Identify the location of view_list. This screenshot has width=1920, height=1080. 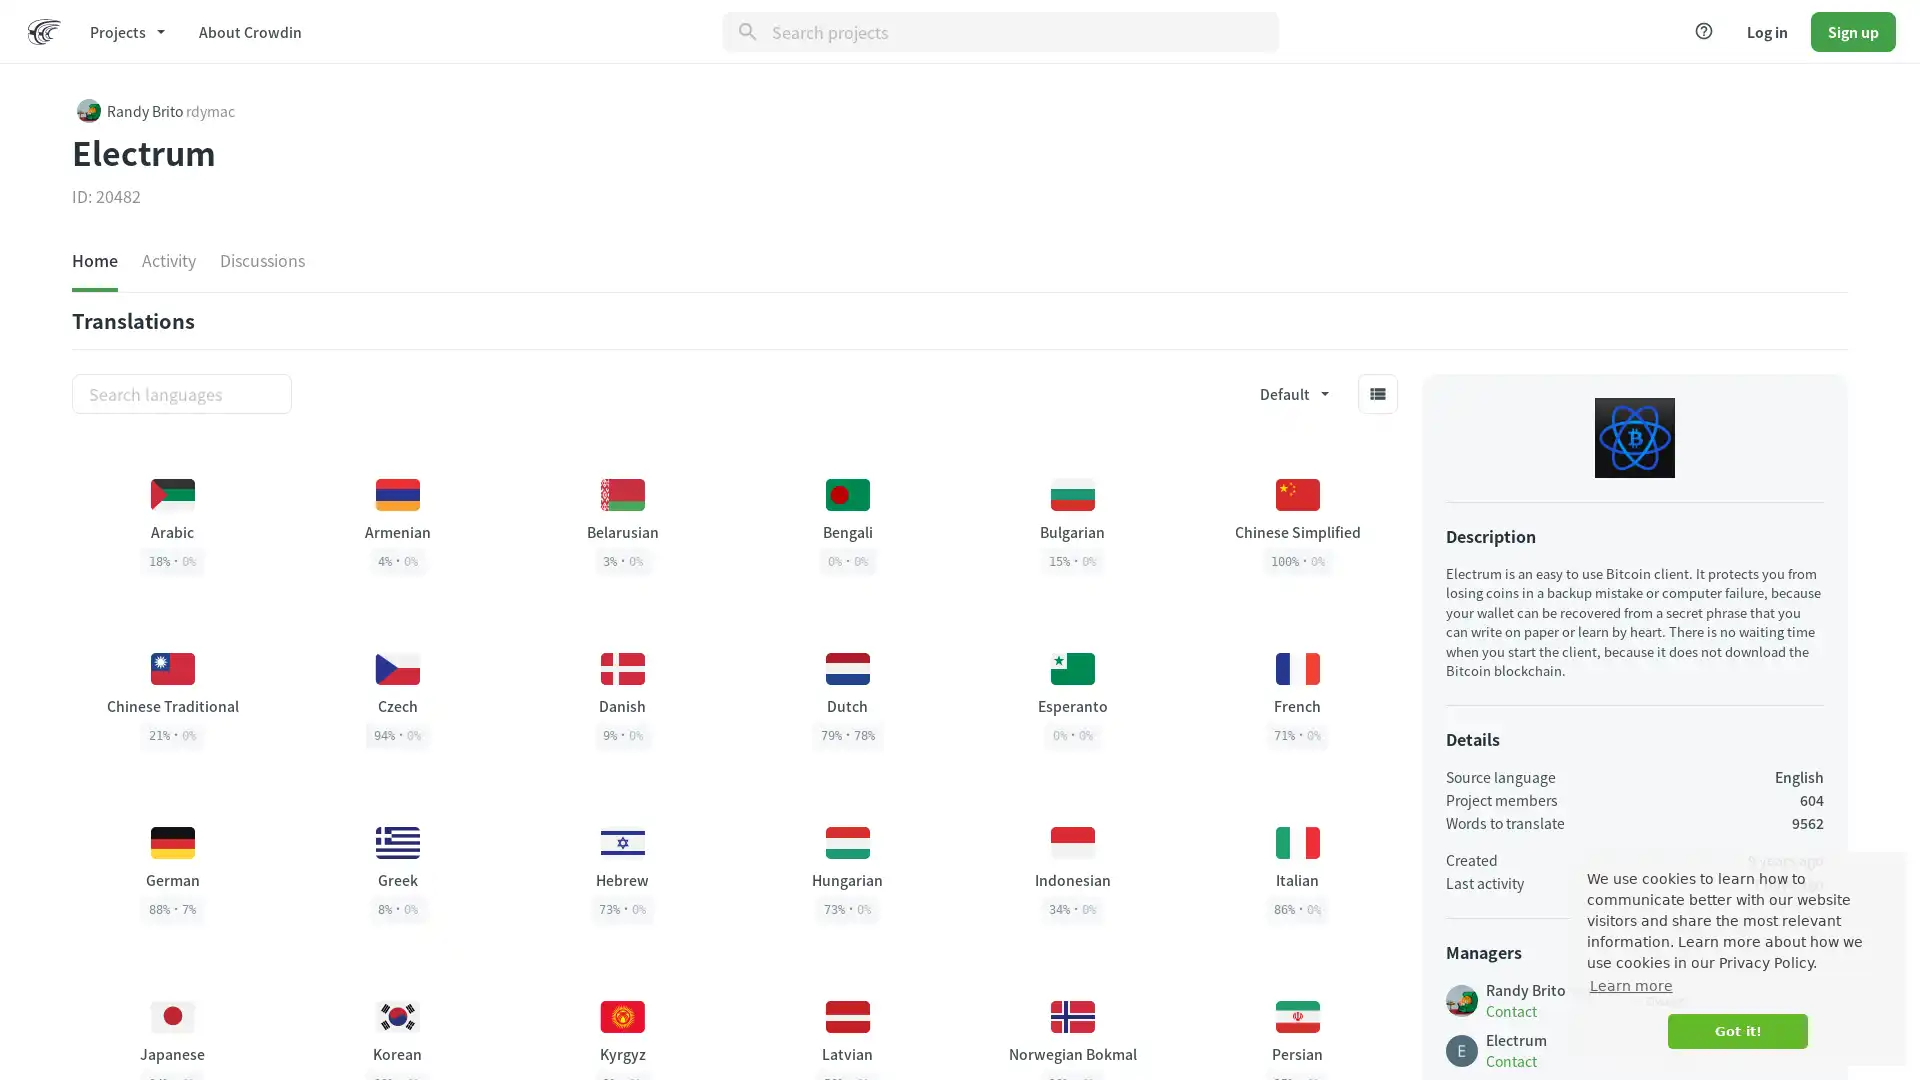
(1376, 393).